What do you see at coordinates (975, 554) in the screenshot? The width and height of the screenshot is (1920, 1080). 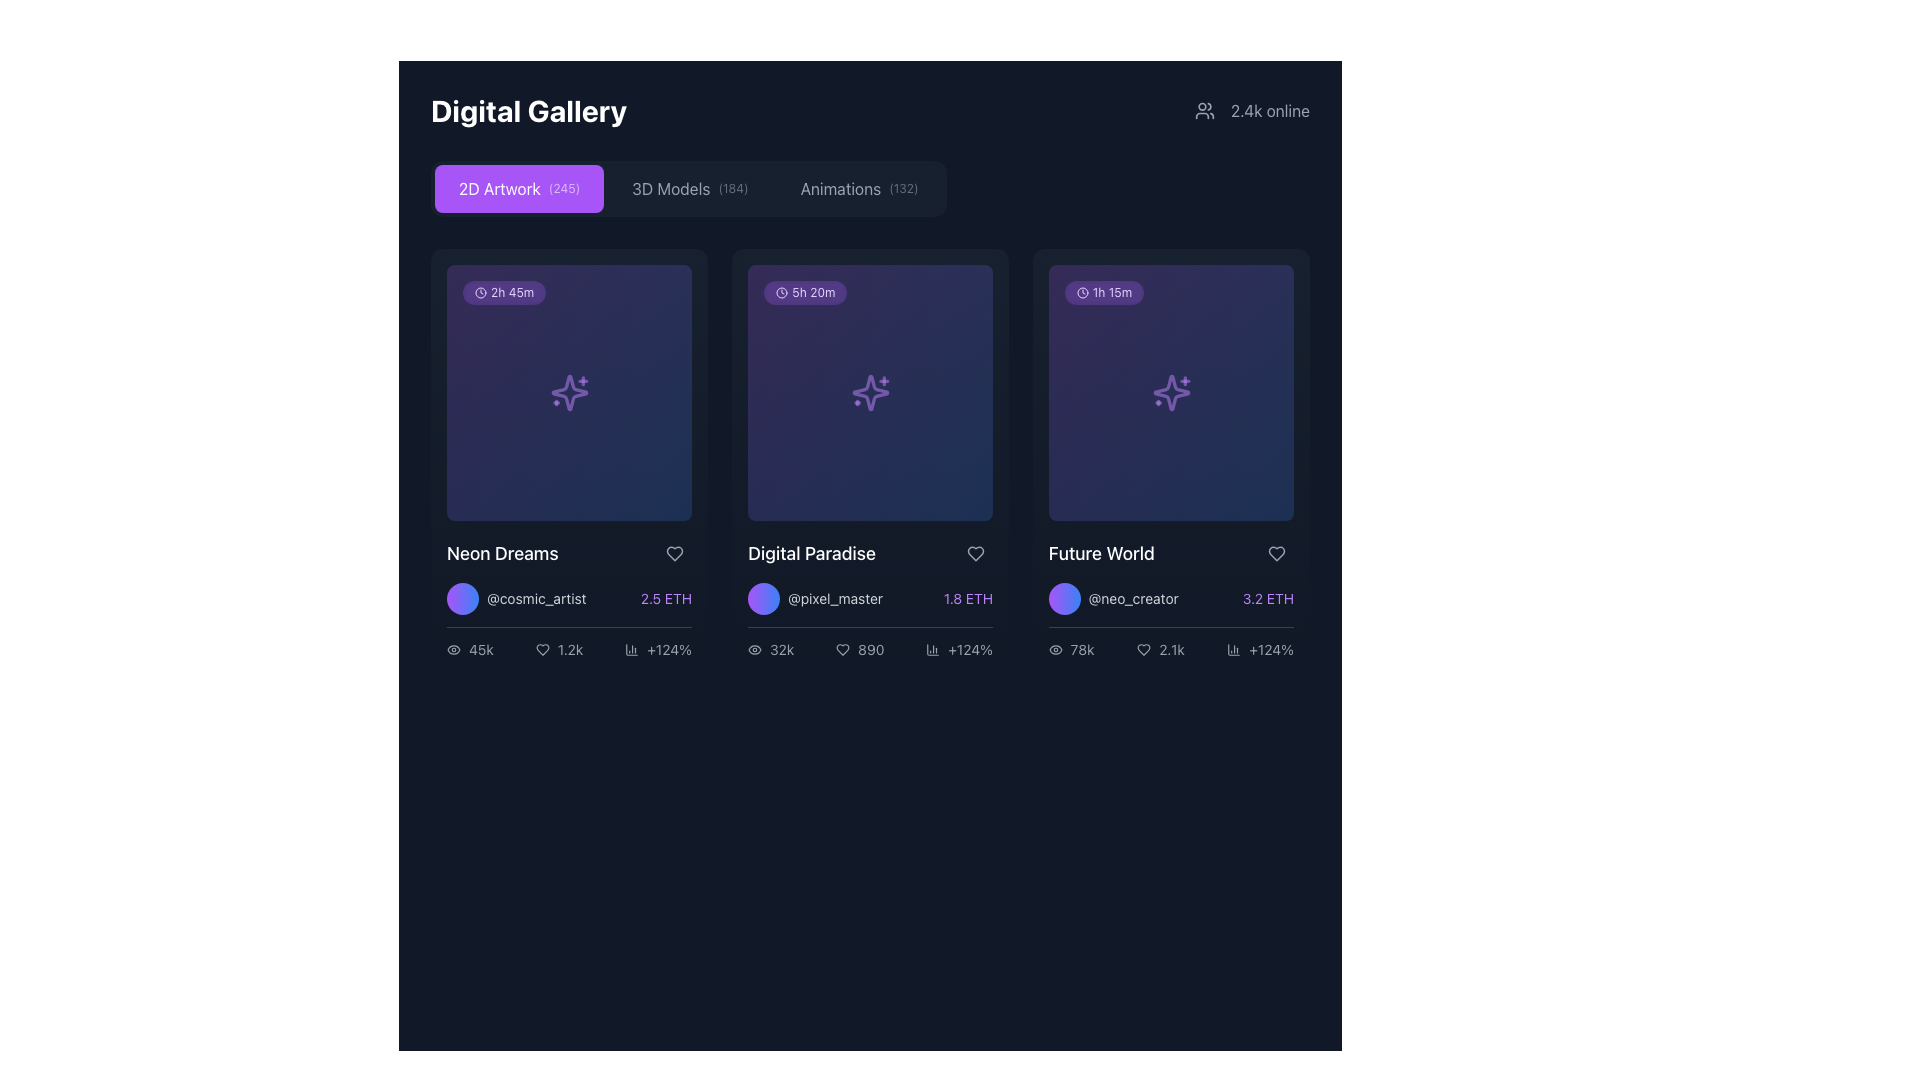 I see `the heart-shaped like button located at the bottom-right corner of the 'Digital Paradise' card to like the item` at bounding box center [975, 554].